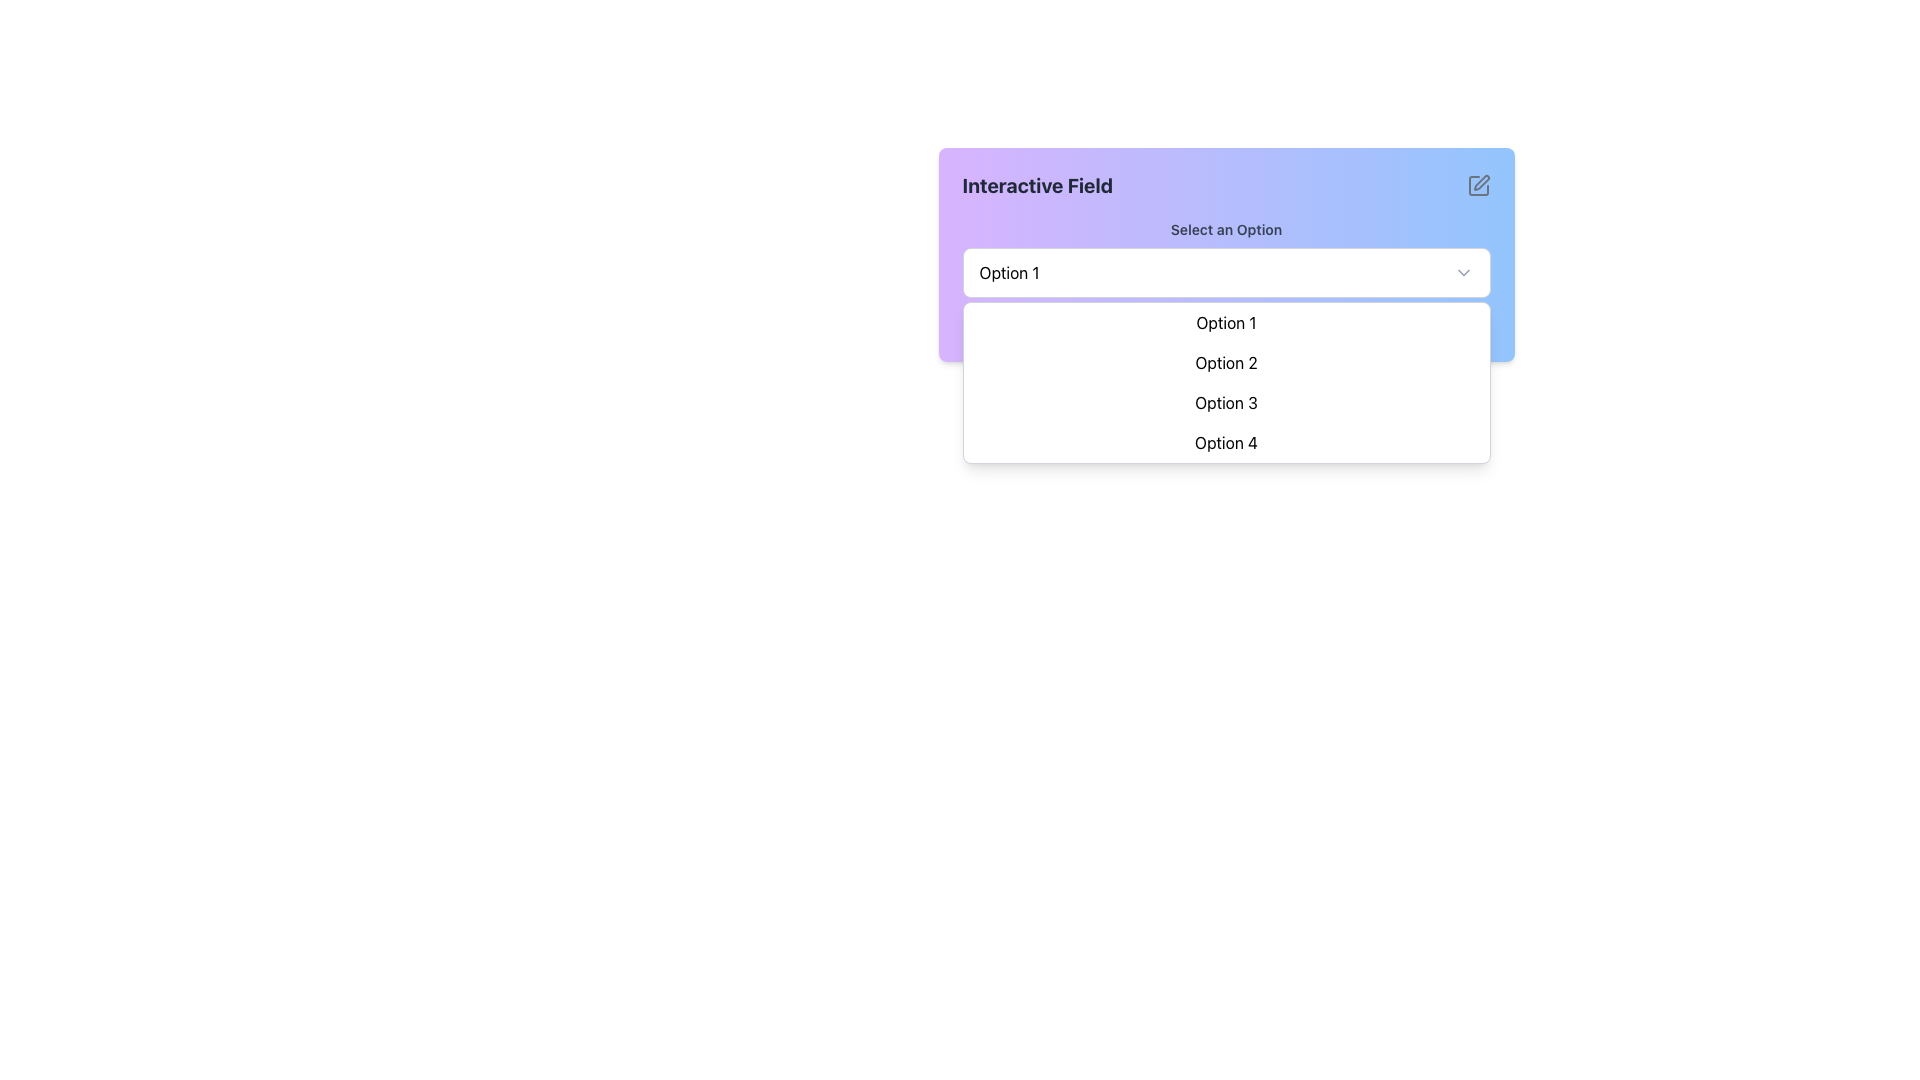 Image resolution: width=1920 pixels, height=1080 pixels. Describe the element at coordinates (1225, 402) in the screenshot. I see `'Option 3' in the dropdown menu` at that location.